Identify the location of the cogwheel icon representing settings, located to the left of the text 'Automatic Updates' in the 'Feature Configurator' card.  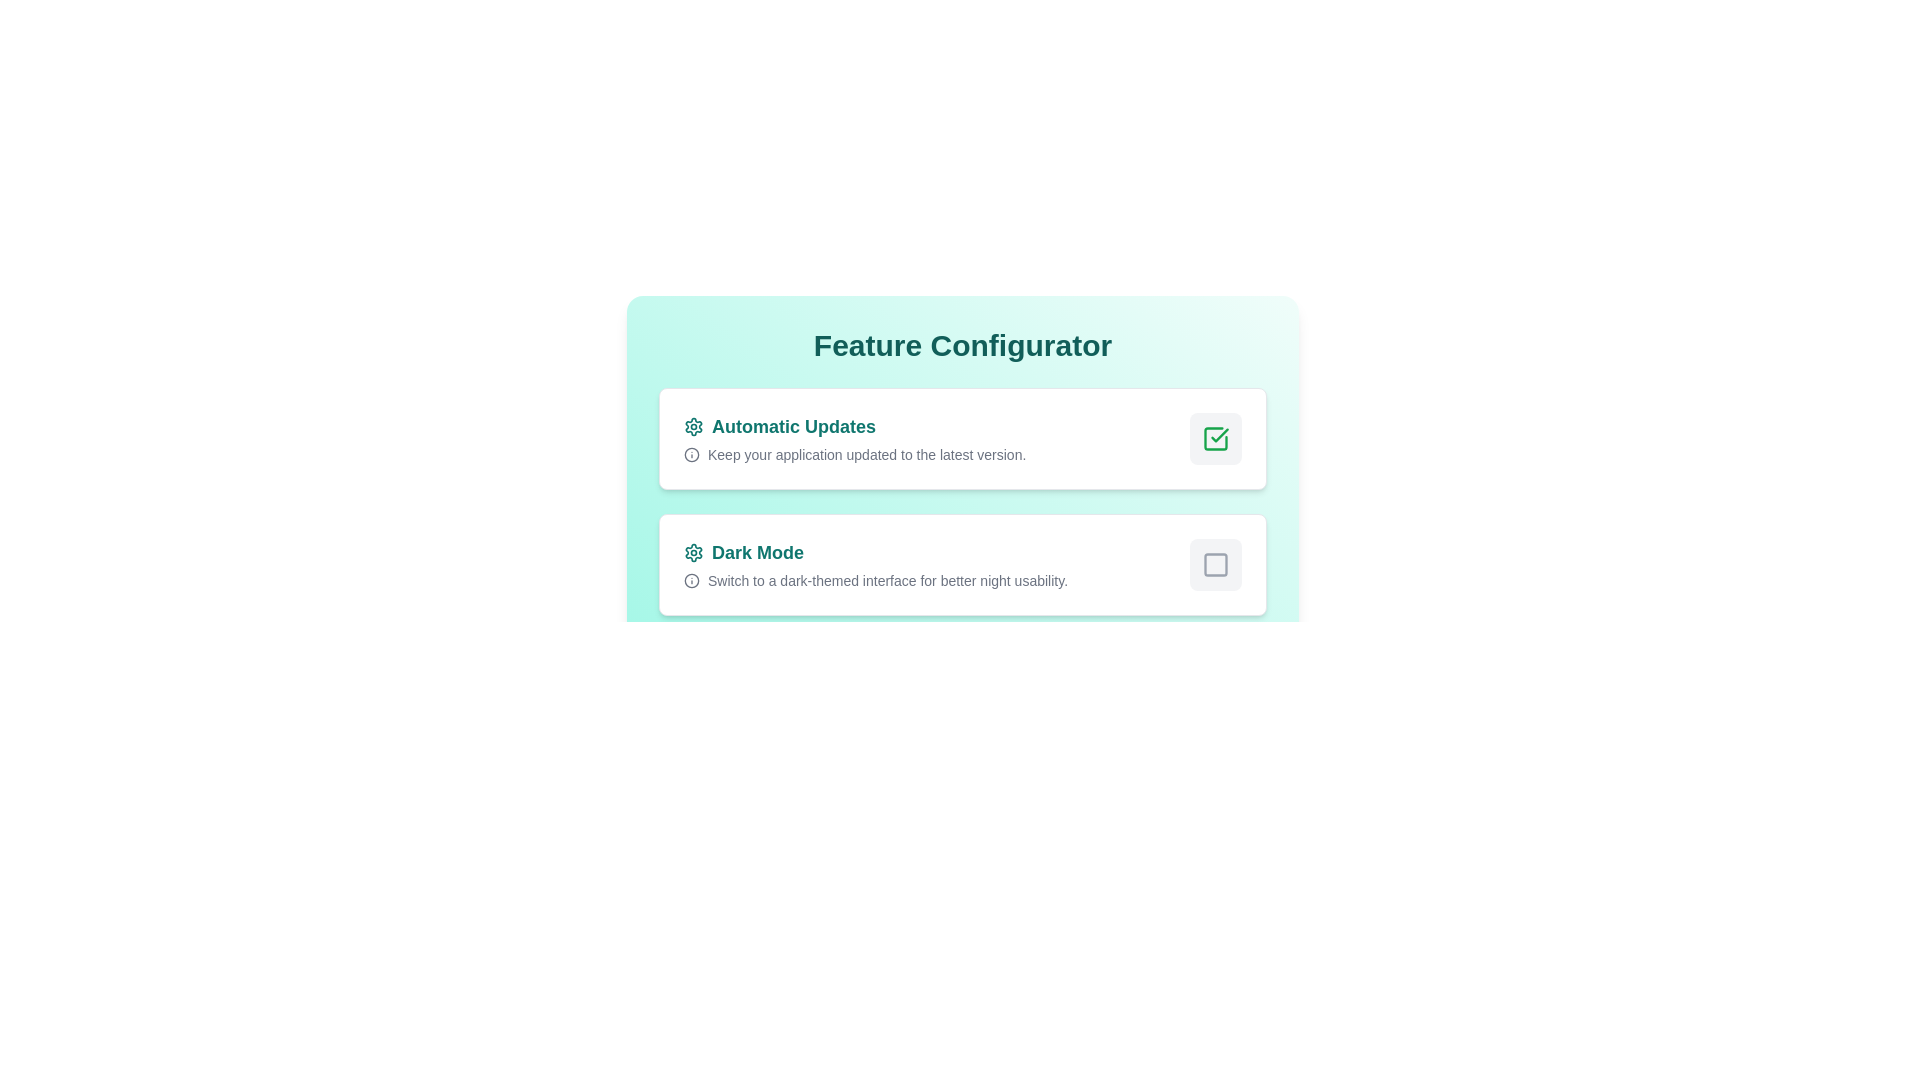
(694, 426).